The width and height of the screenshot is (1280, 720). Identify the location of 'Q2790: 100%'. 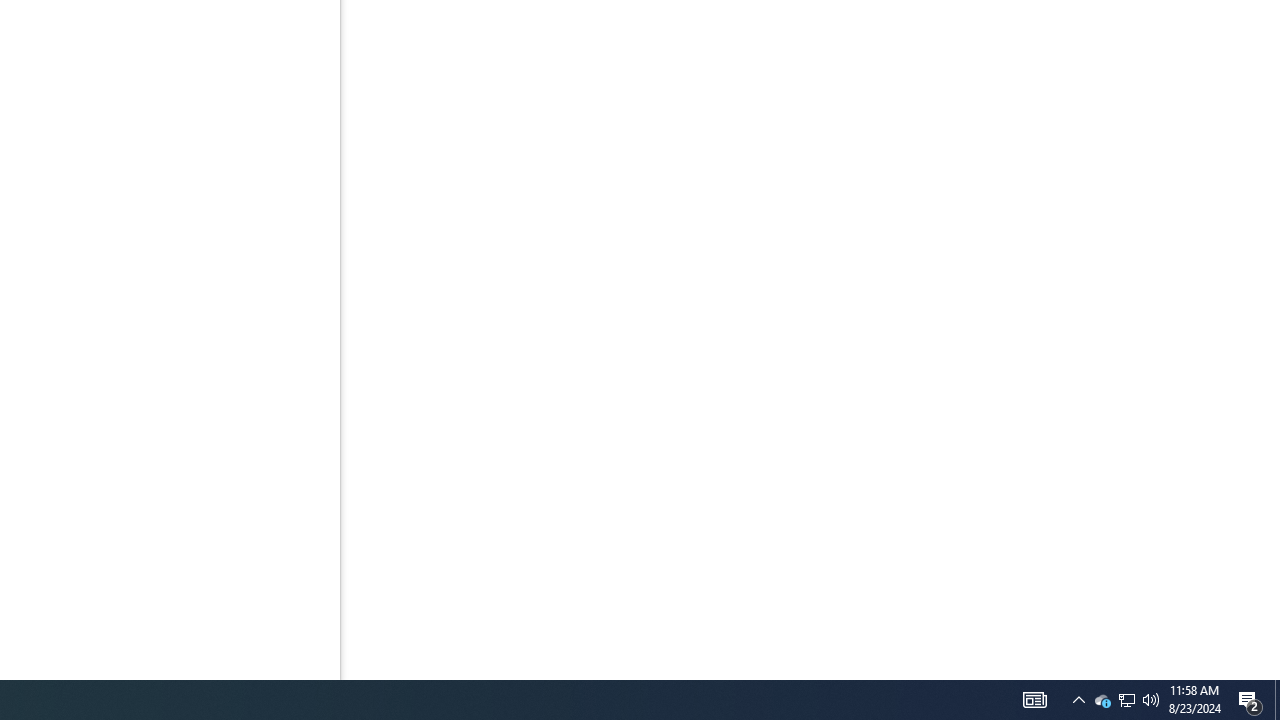
(1151, 698).